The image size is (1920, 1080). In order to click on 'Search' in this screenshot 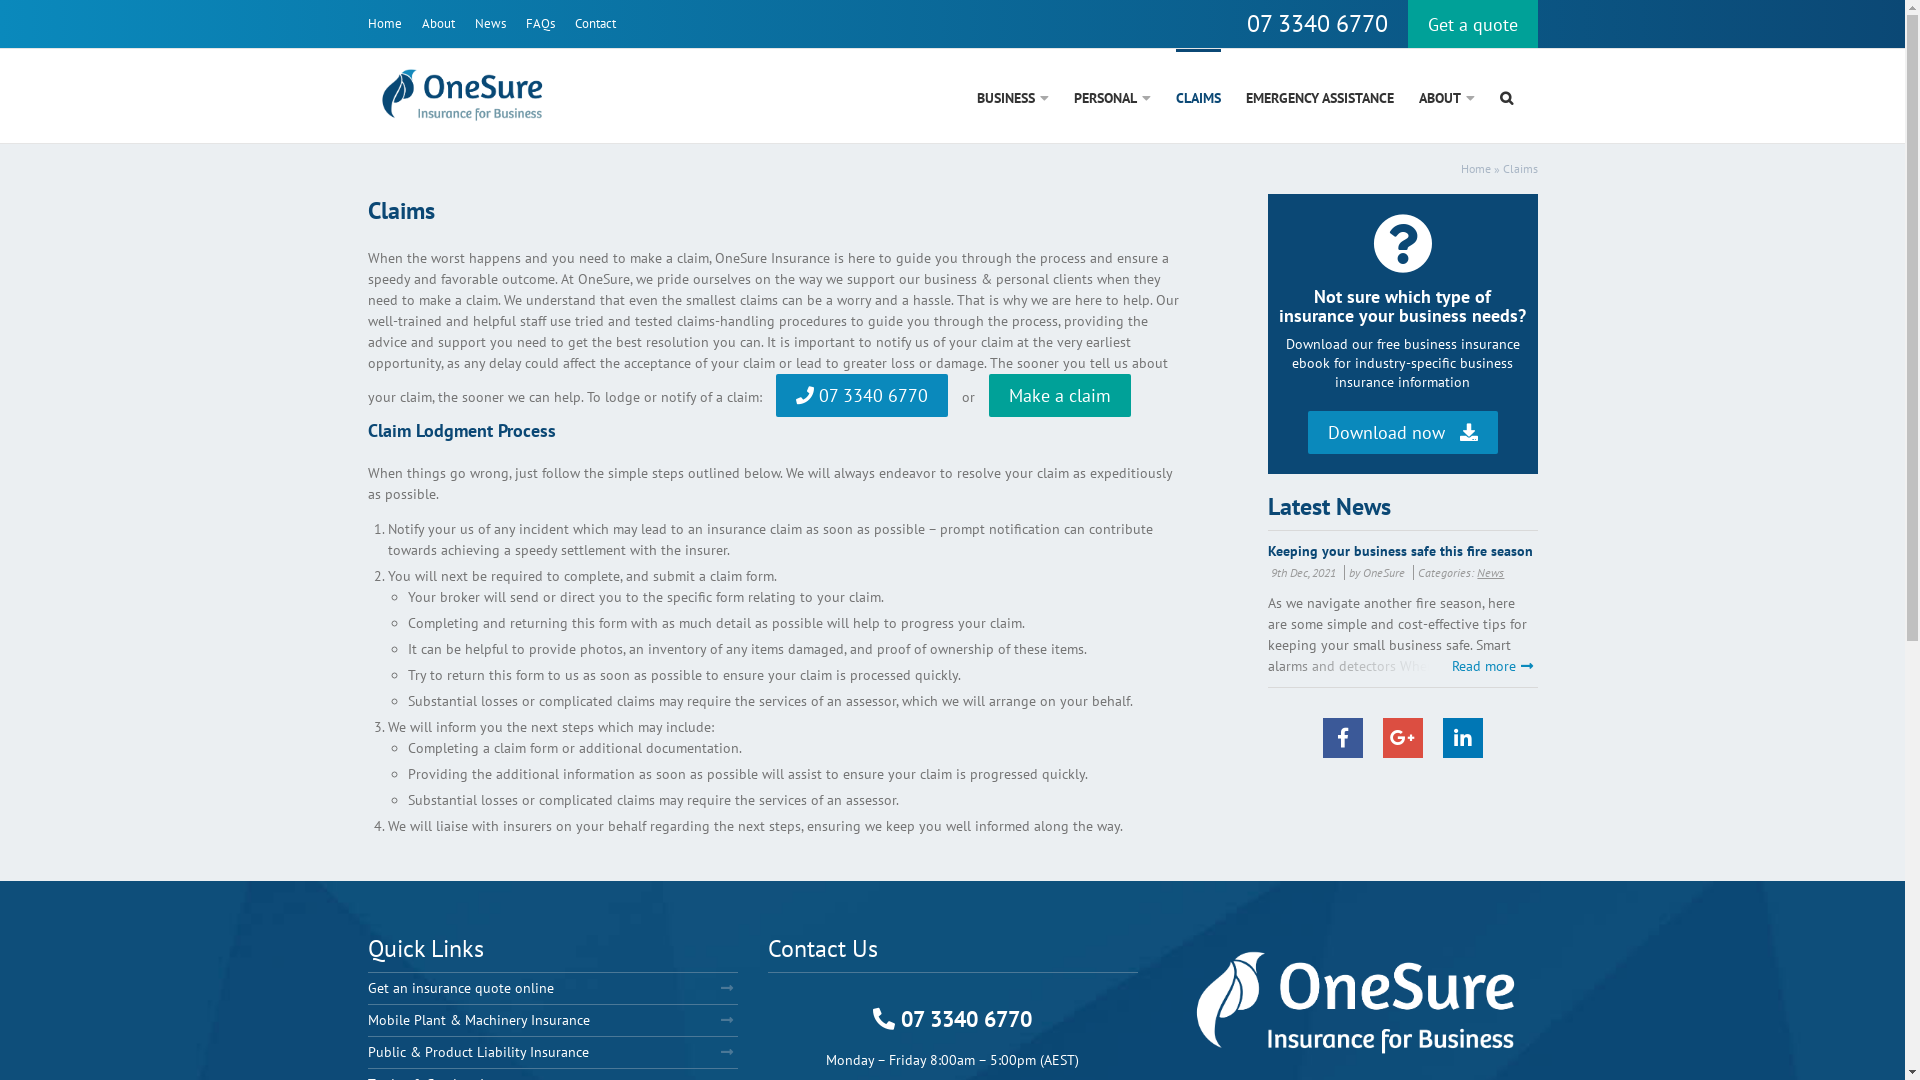, I will do `click(1499, 95)`.